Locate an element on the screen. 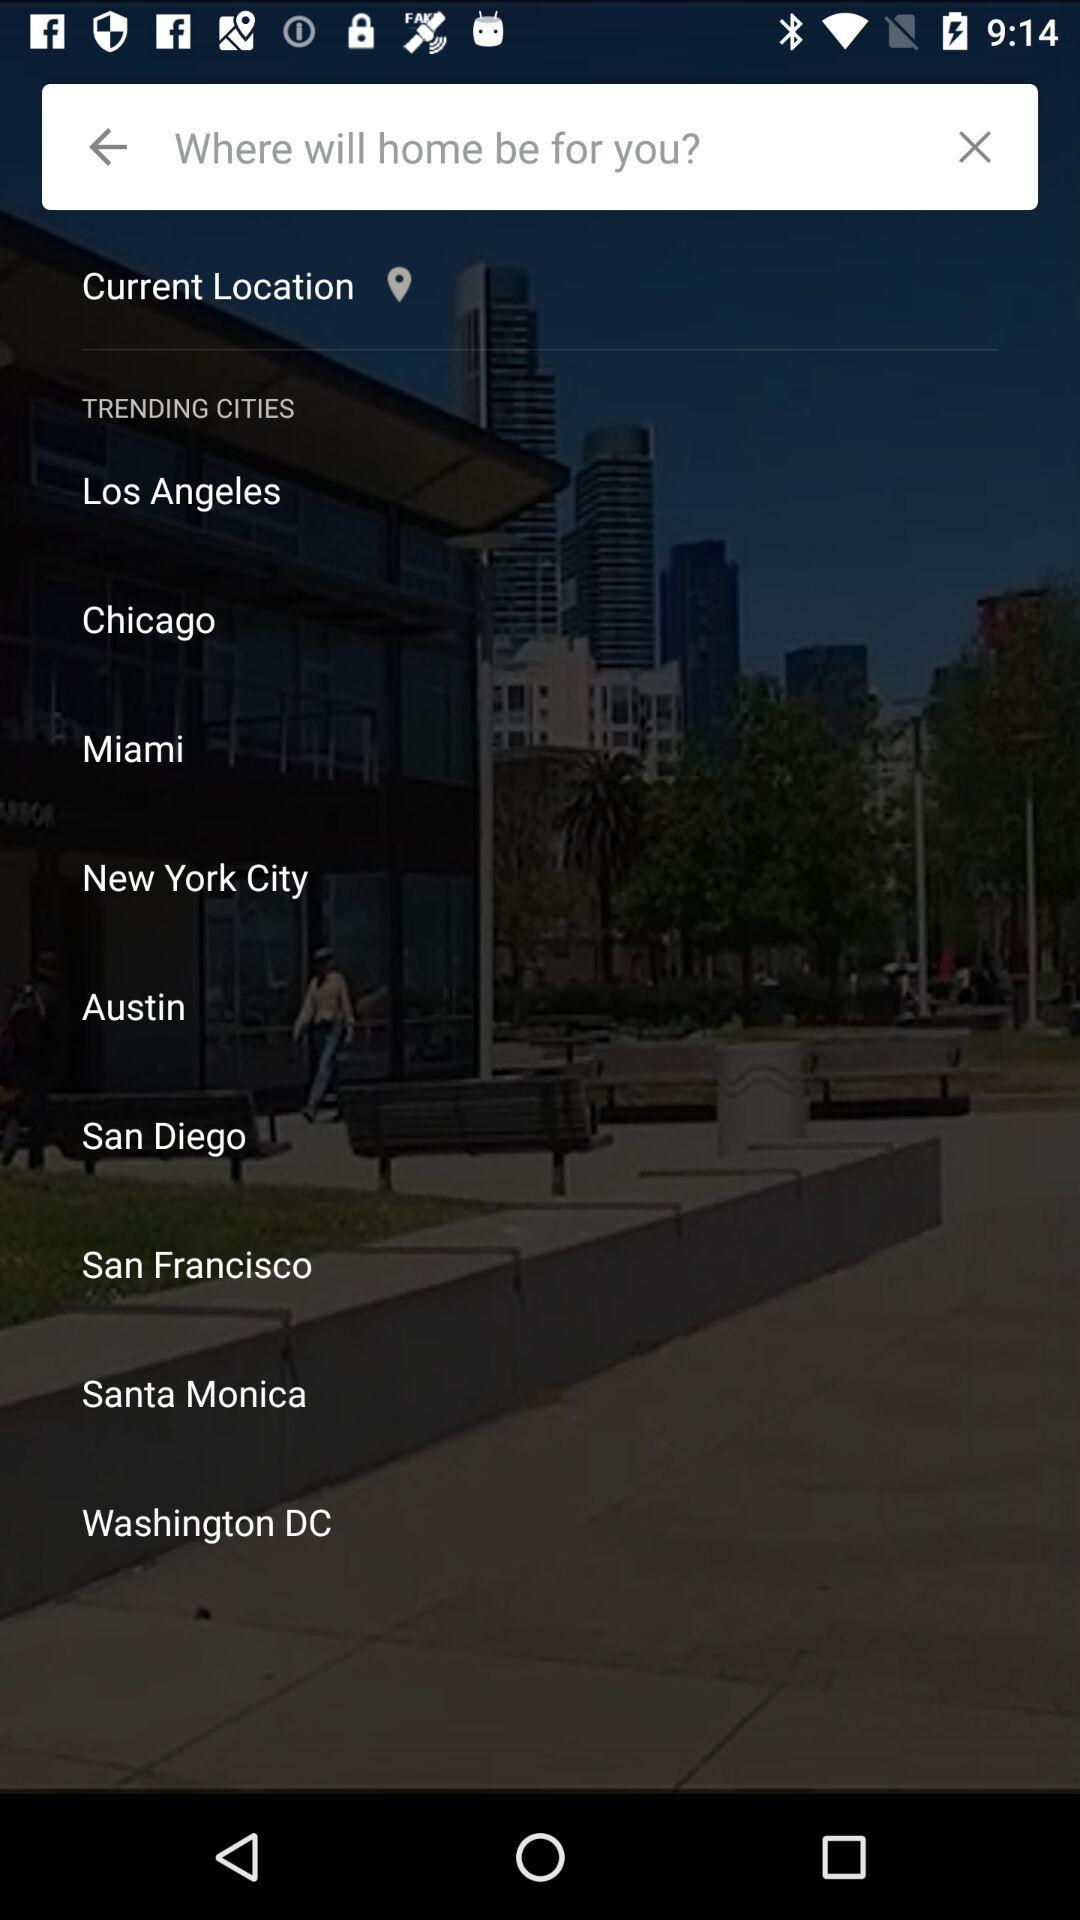 The image size is (1080, 1920). miami icon is located at coordinates (540, 746).